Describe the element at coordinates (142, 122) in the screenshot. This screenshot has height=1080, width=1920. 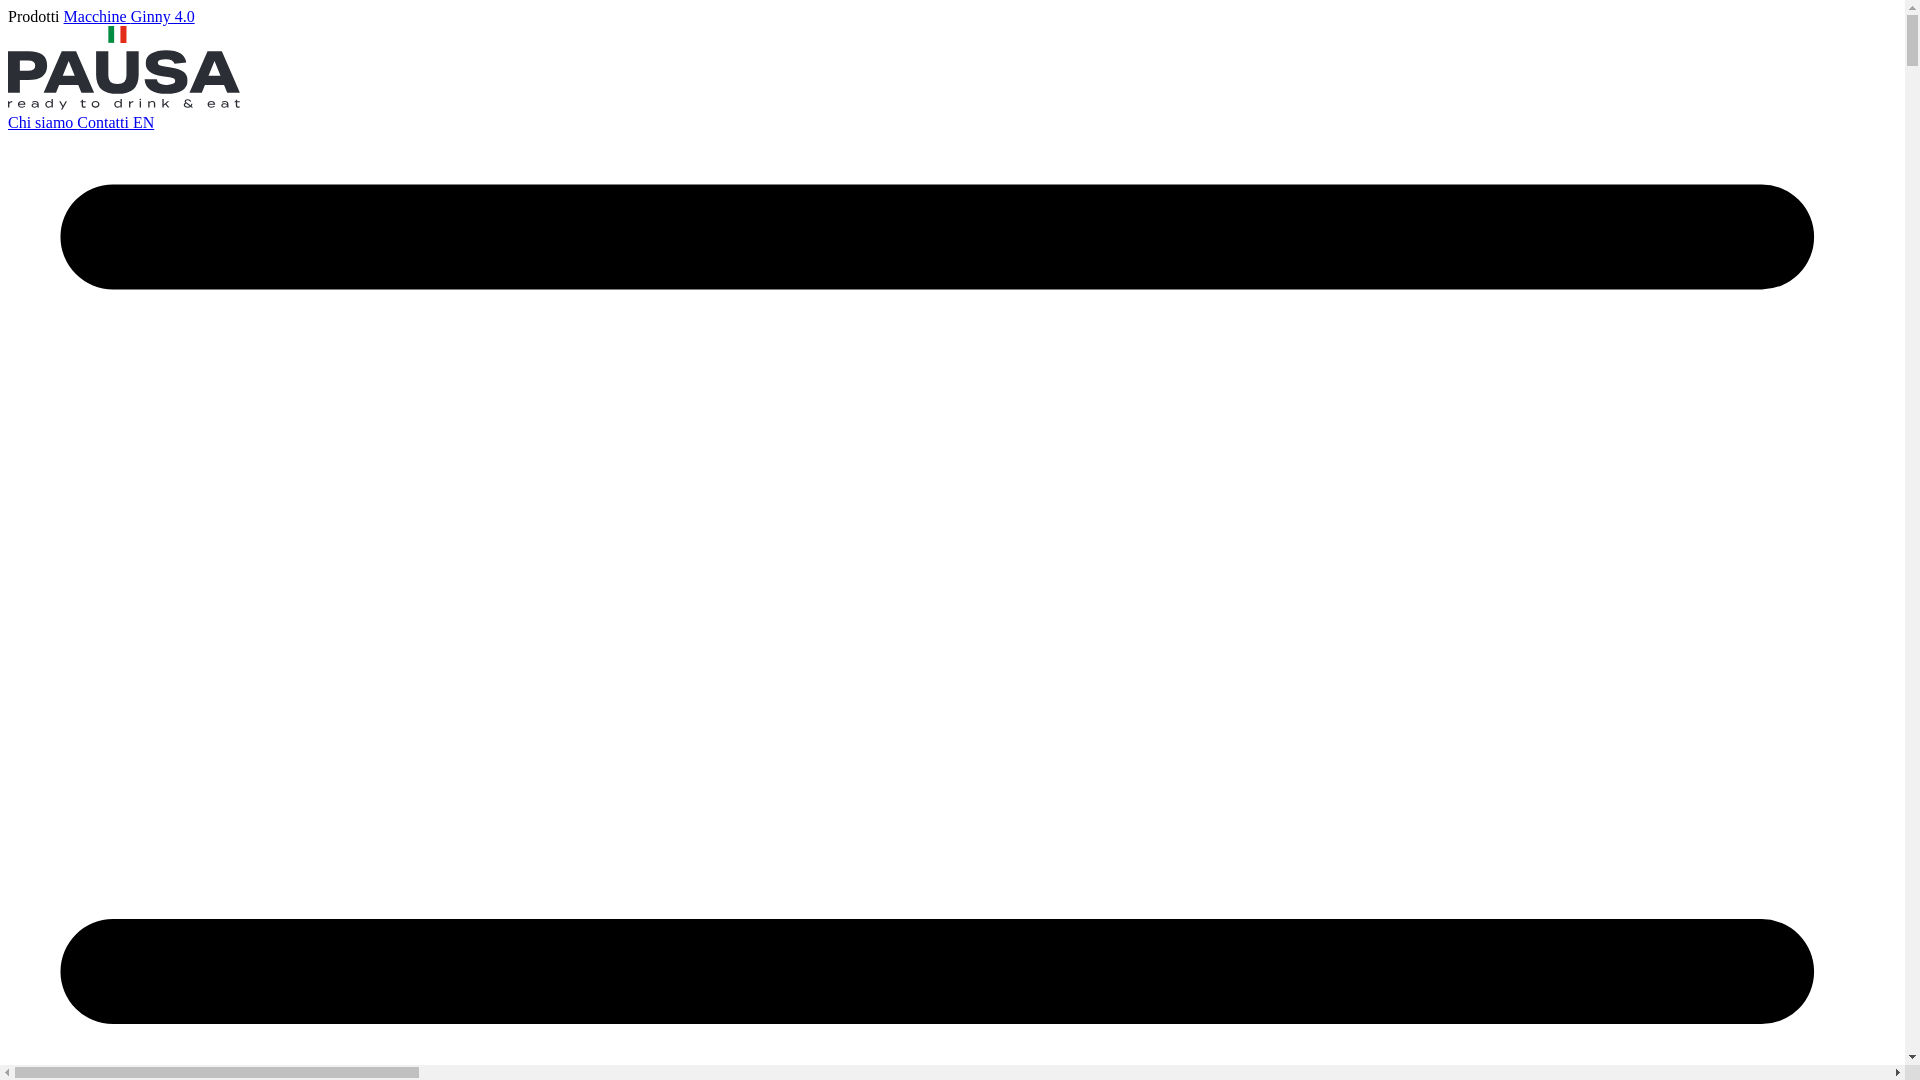
I see `'EN'` at that location.